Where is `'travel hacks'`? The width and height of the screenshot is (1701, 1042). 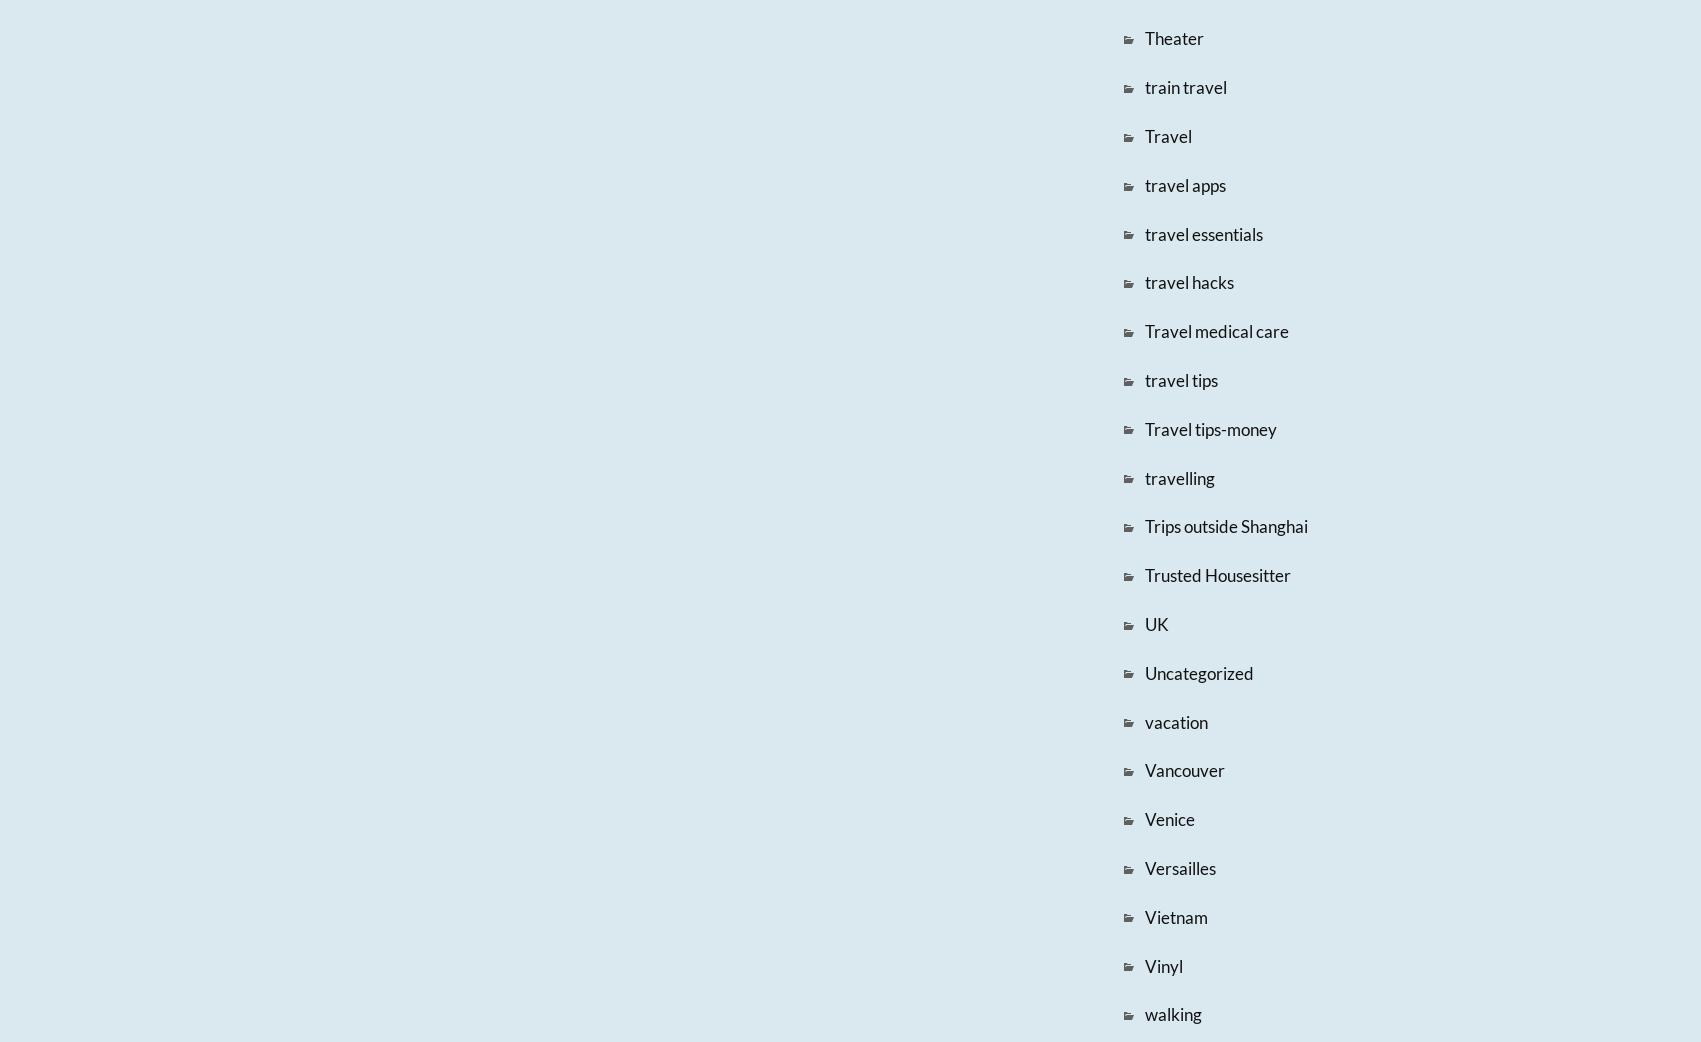
'travel hacks' is located at coordinates (1142, 282).